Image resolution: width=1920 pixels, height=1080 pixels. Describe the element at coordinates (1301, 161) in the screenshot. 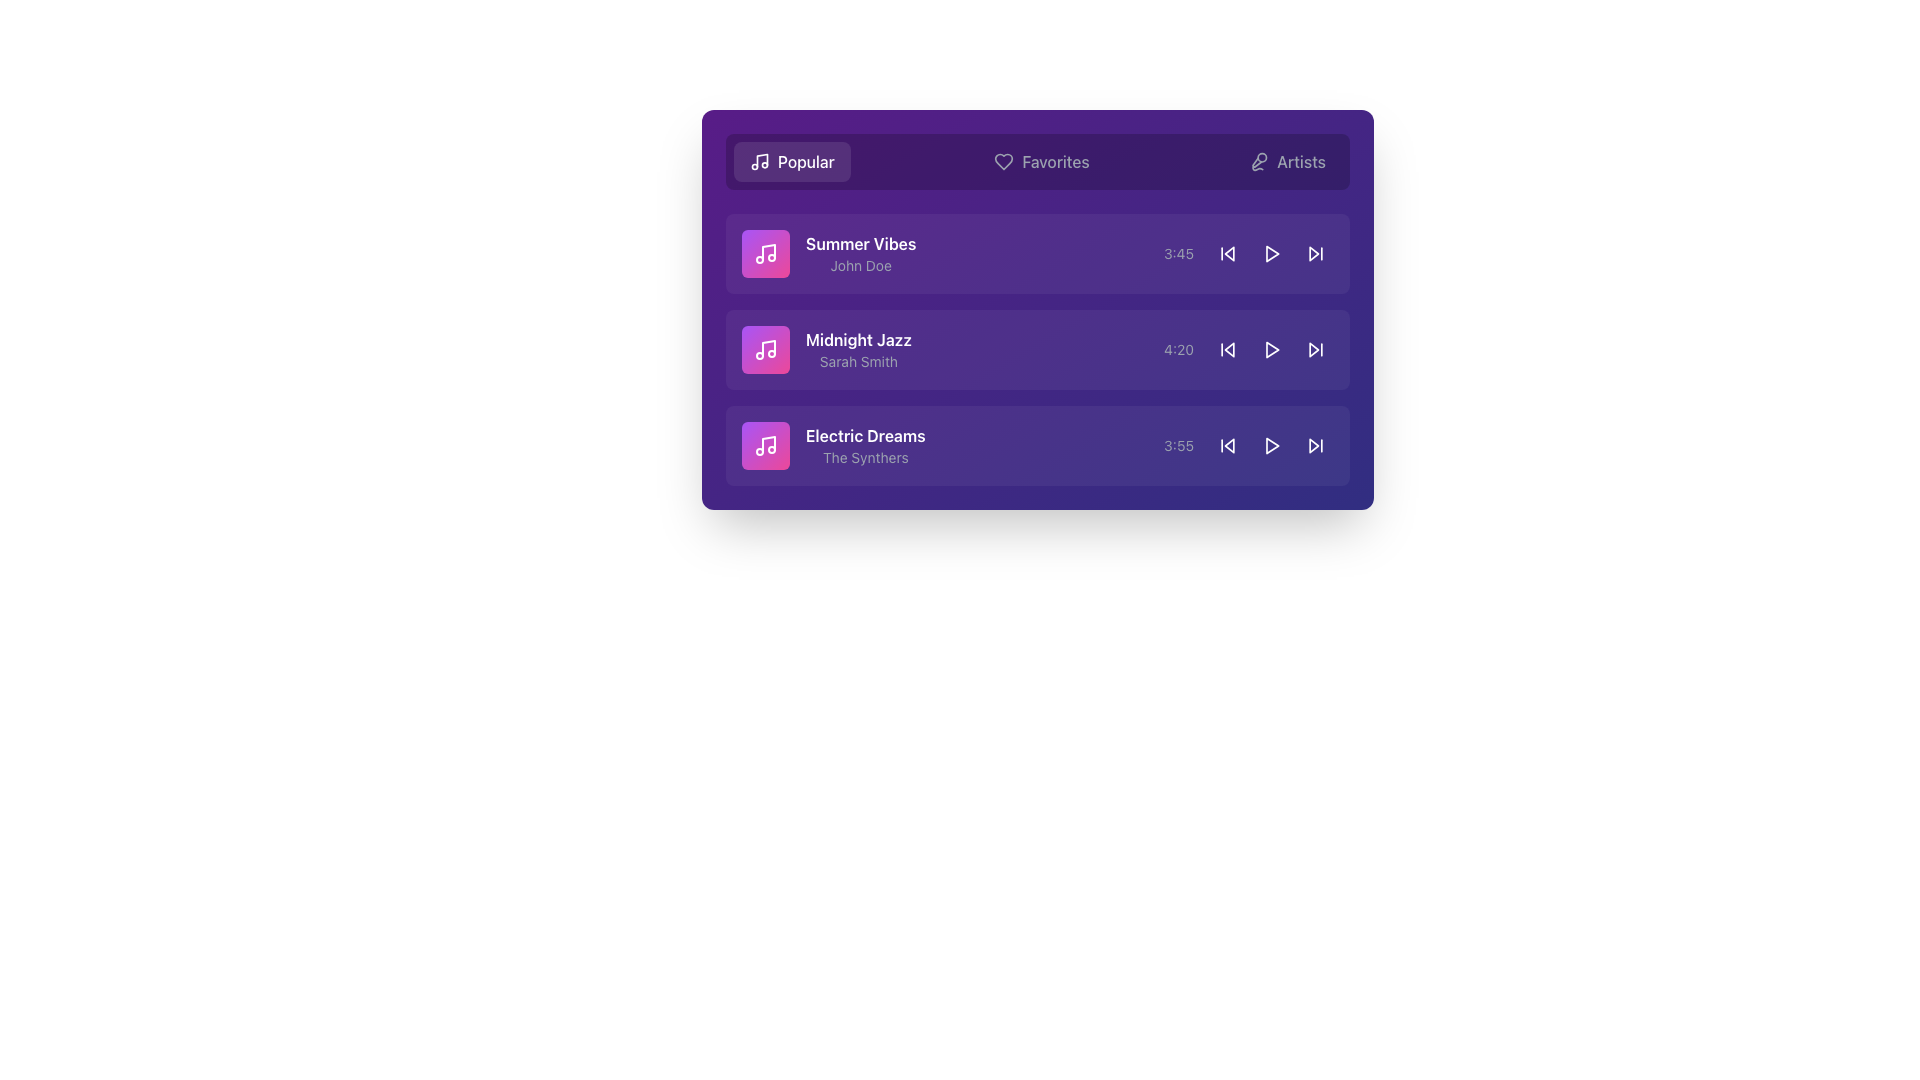

I see `text label displaying 'Artists' located at the top-right corner of the menu bar with a purple background` at that location.